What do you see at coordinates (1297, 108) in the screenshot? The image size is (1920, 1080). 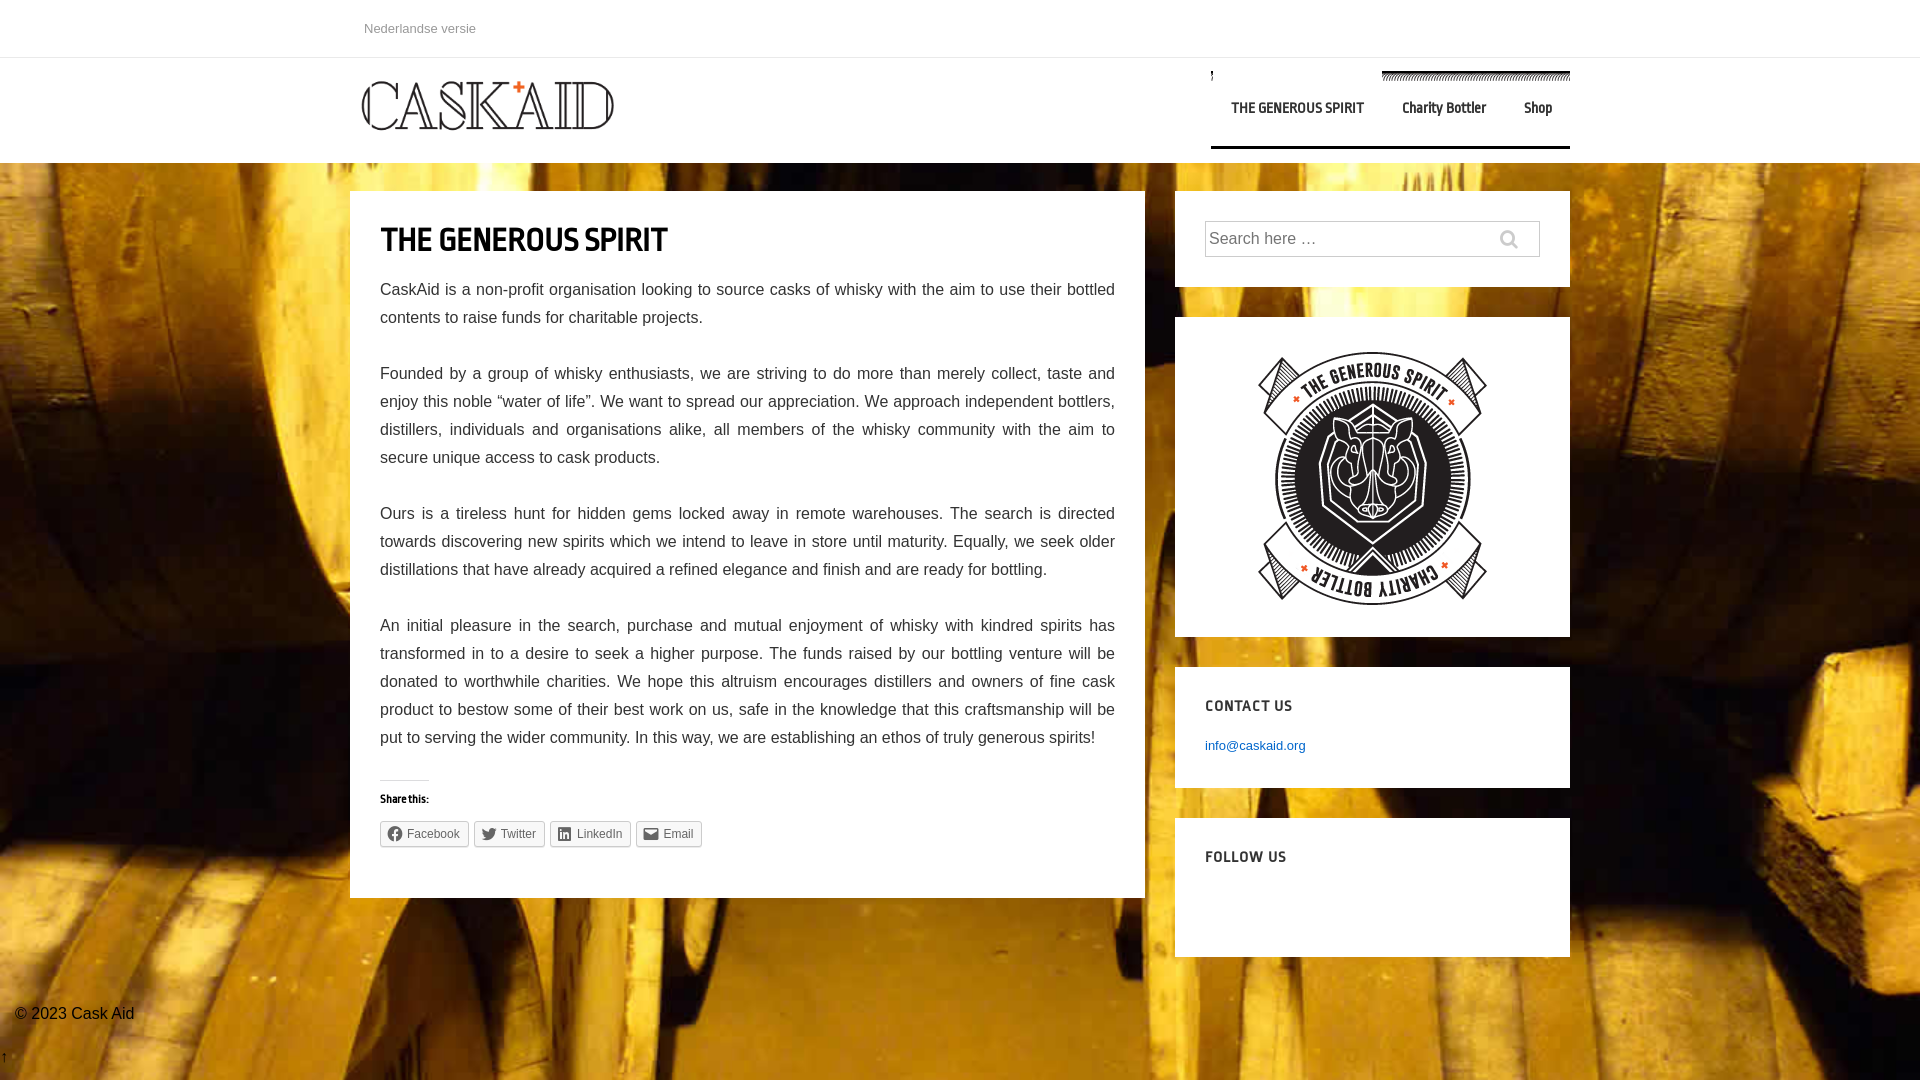 I see `'THE GENEROUS SPIRIT'` at bounding box center [1297, 108].